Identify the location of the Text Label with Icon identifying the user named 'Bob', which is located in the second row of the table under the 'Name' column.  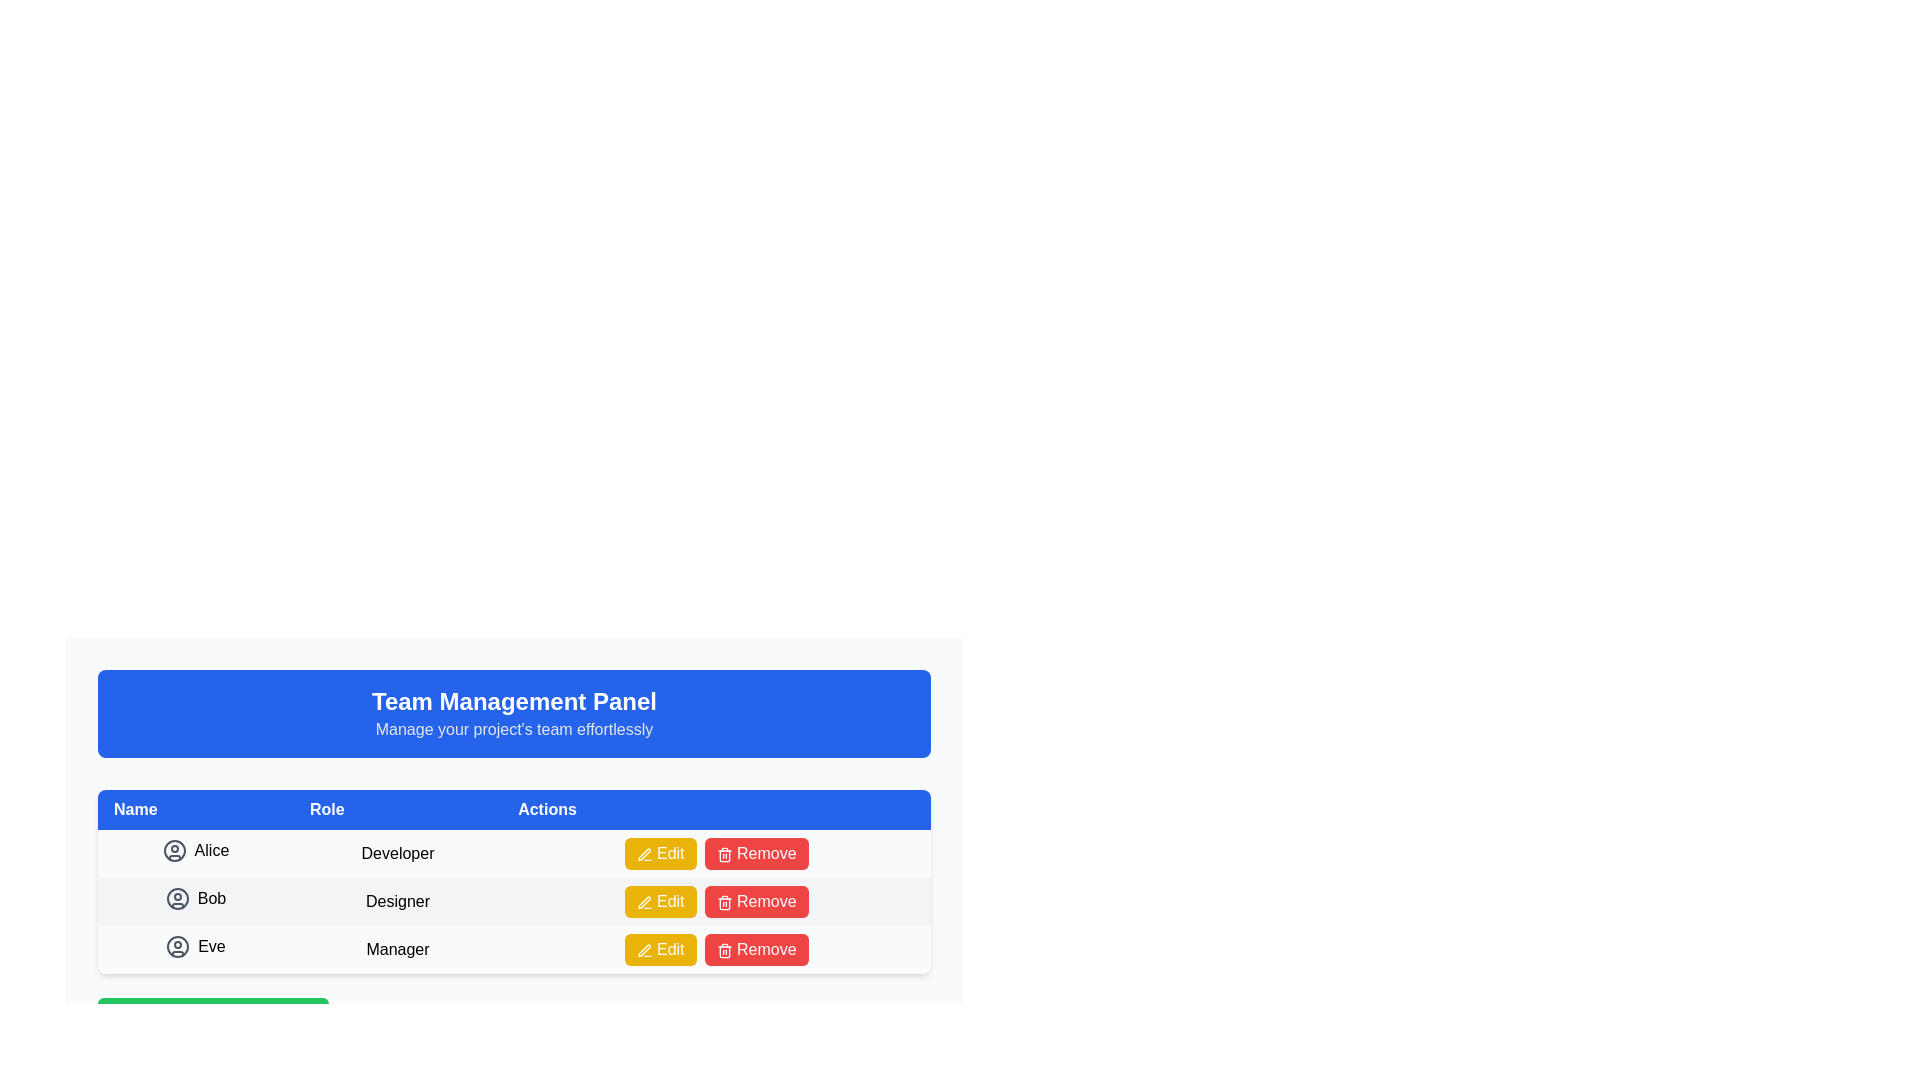
(196, 902).